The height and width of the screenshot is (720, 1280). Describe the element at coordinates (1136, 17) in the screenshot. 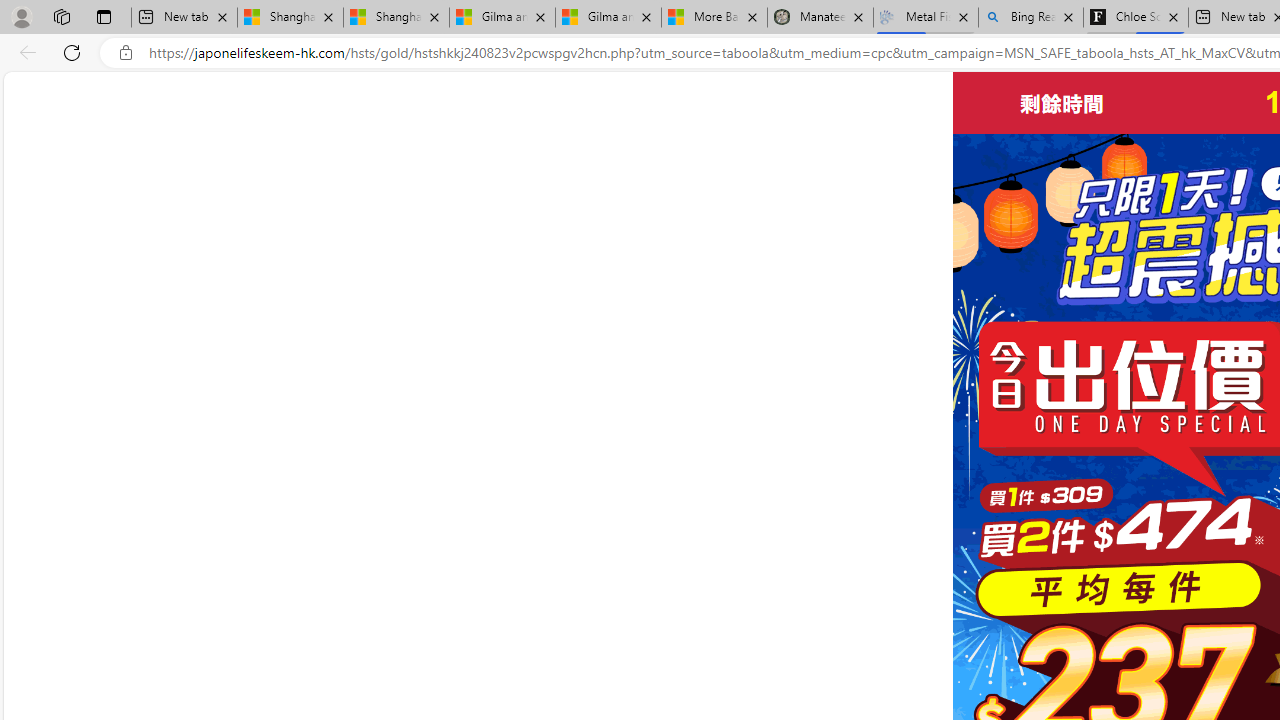

I see `'Chloe Sorvino'` at that location.